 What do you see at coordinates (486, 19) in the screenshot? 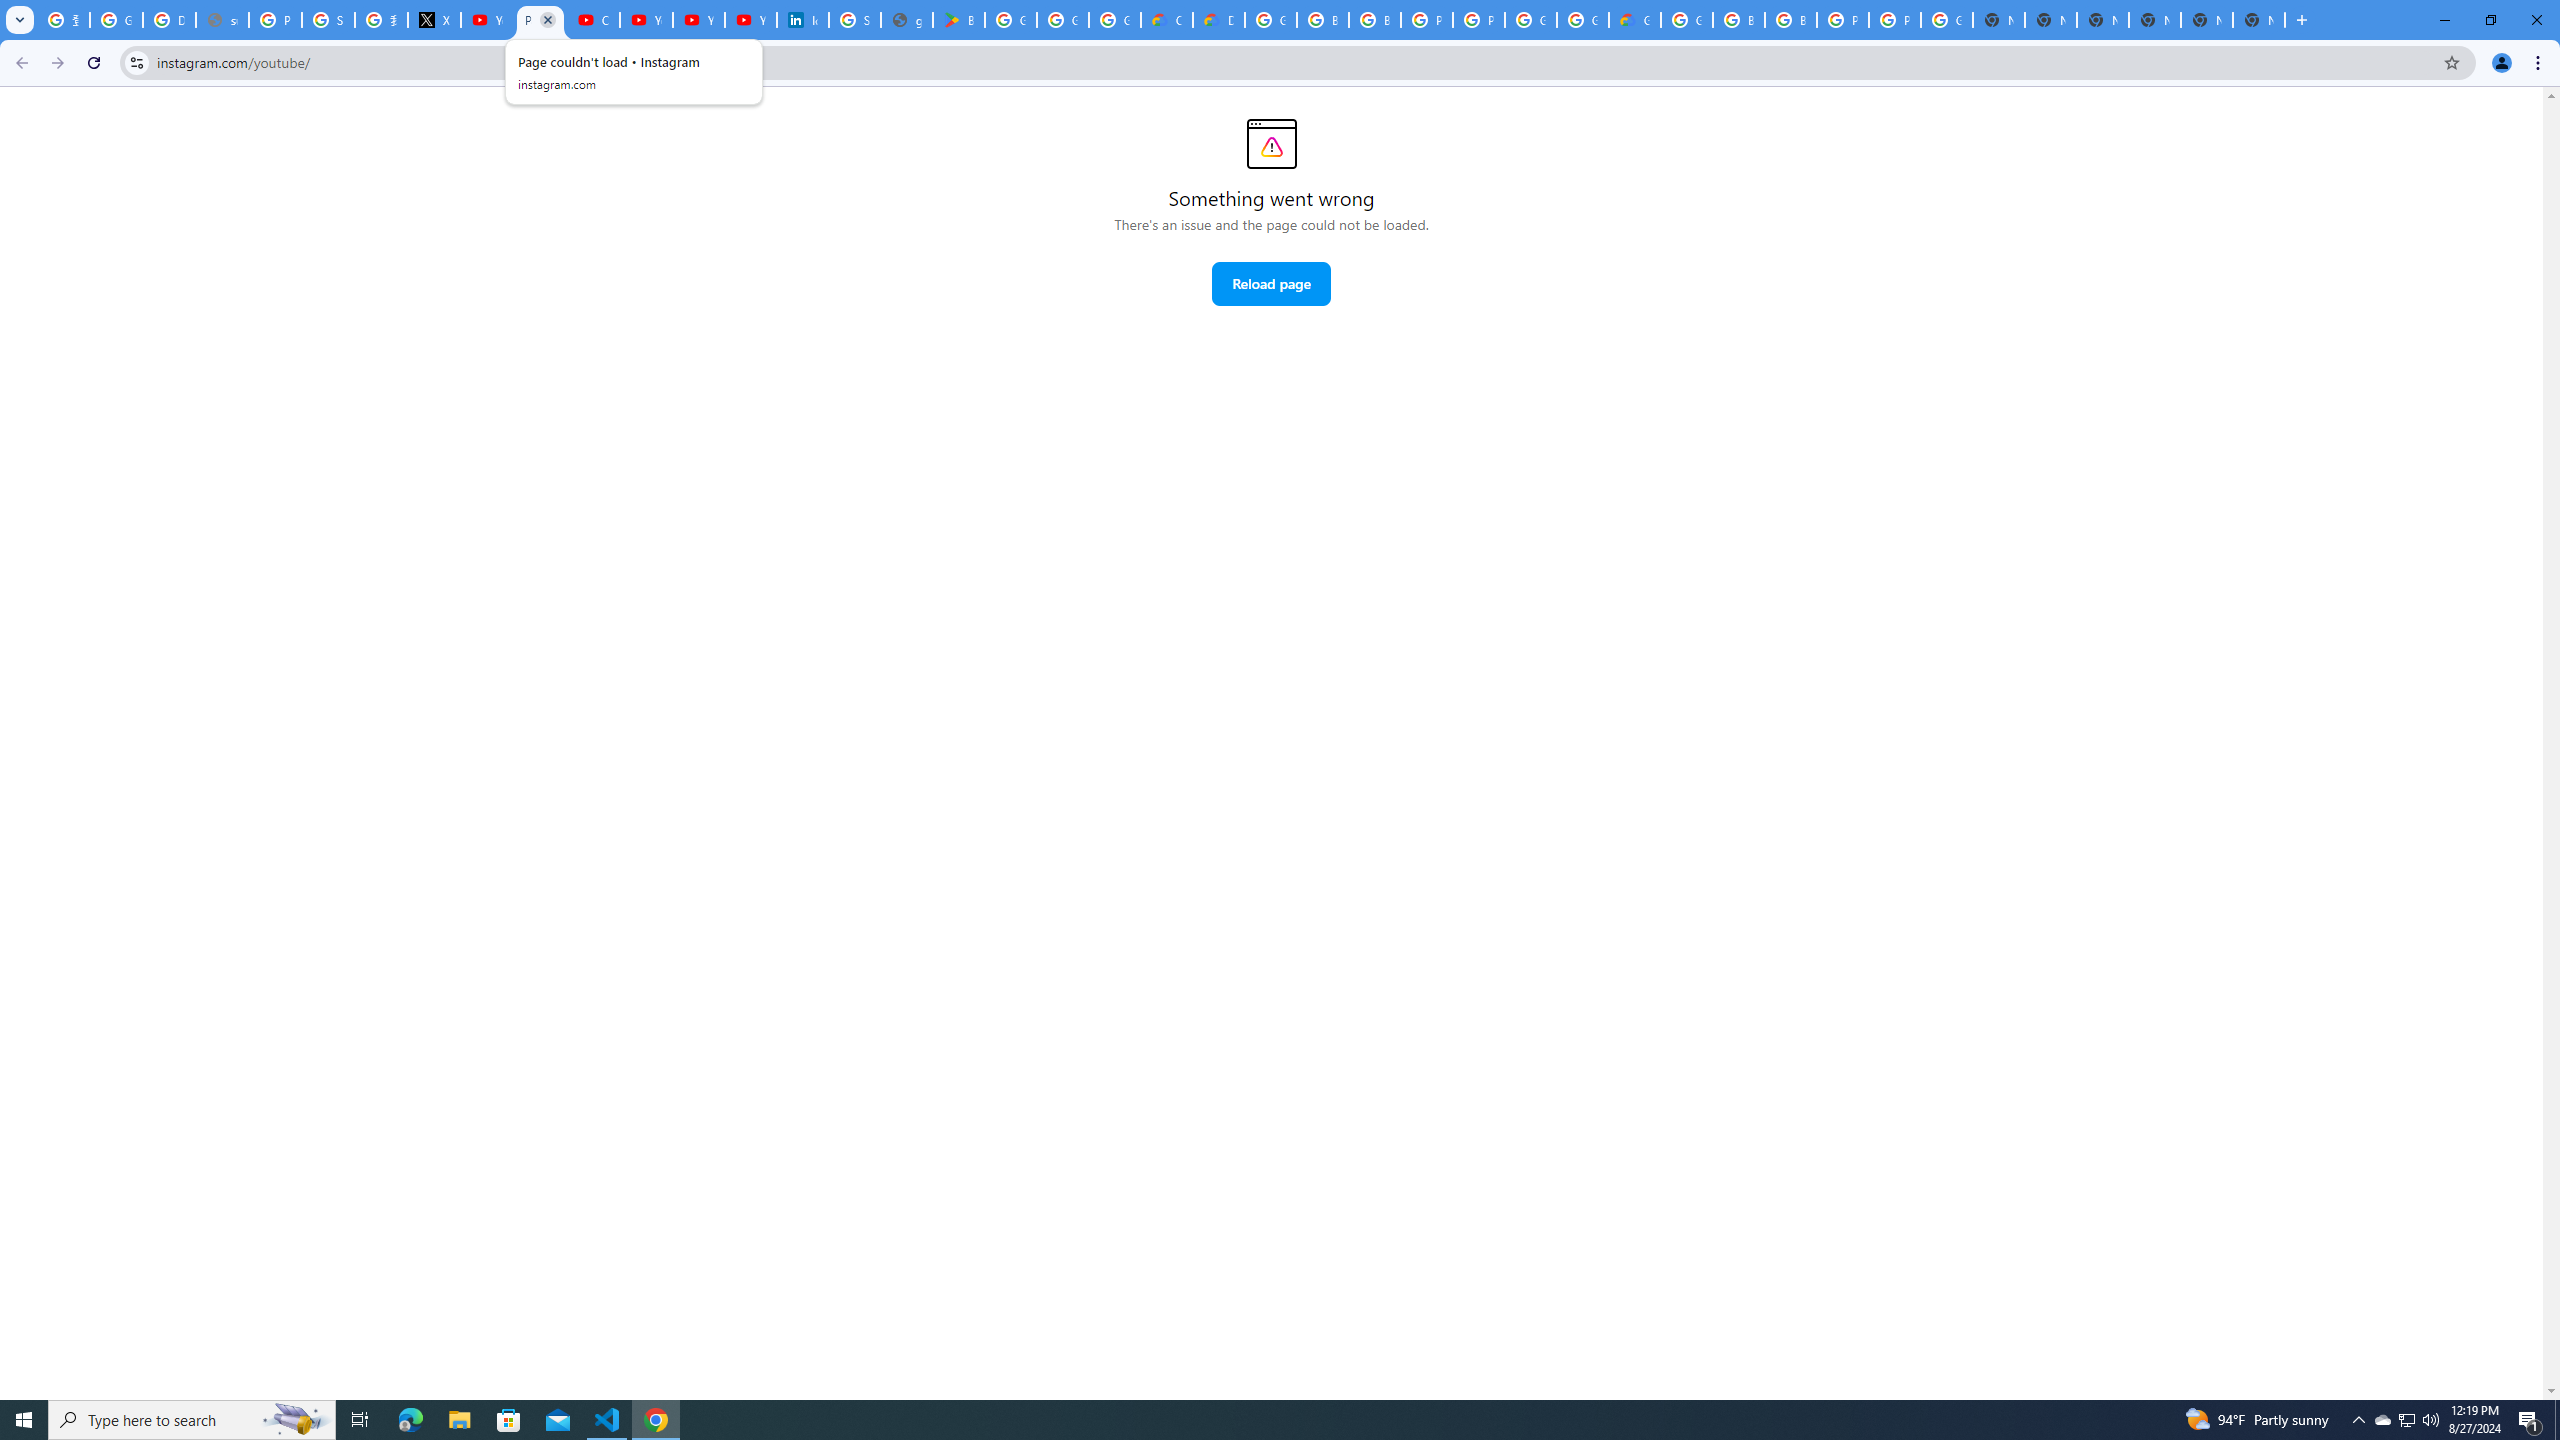
I see `'YouTube Content Monetization Policies - How YouTube Works'` at bounding box center [486, 19].